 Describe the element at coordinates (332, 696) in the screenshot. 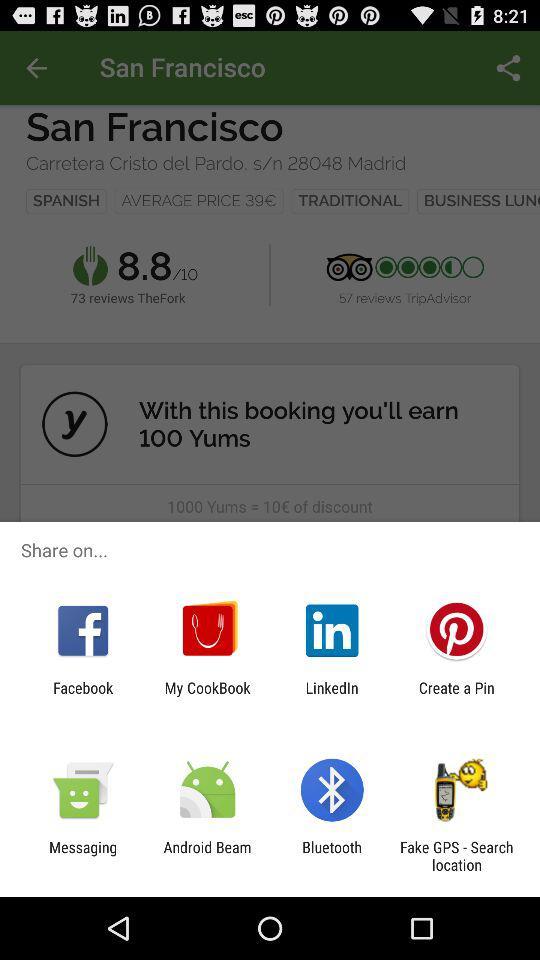

I see `the icon to the left of create a pin` at that location.